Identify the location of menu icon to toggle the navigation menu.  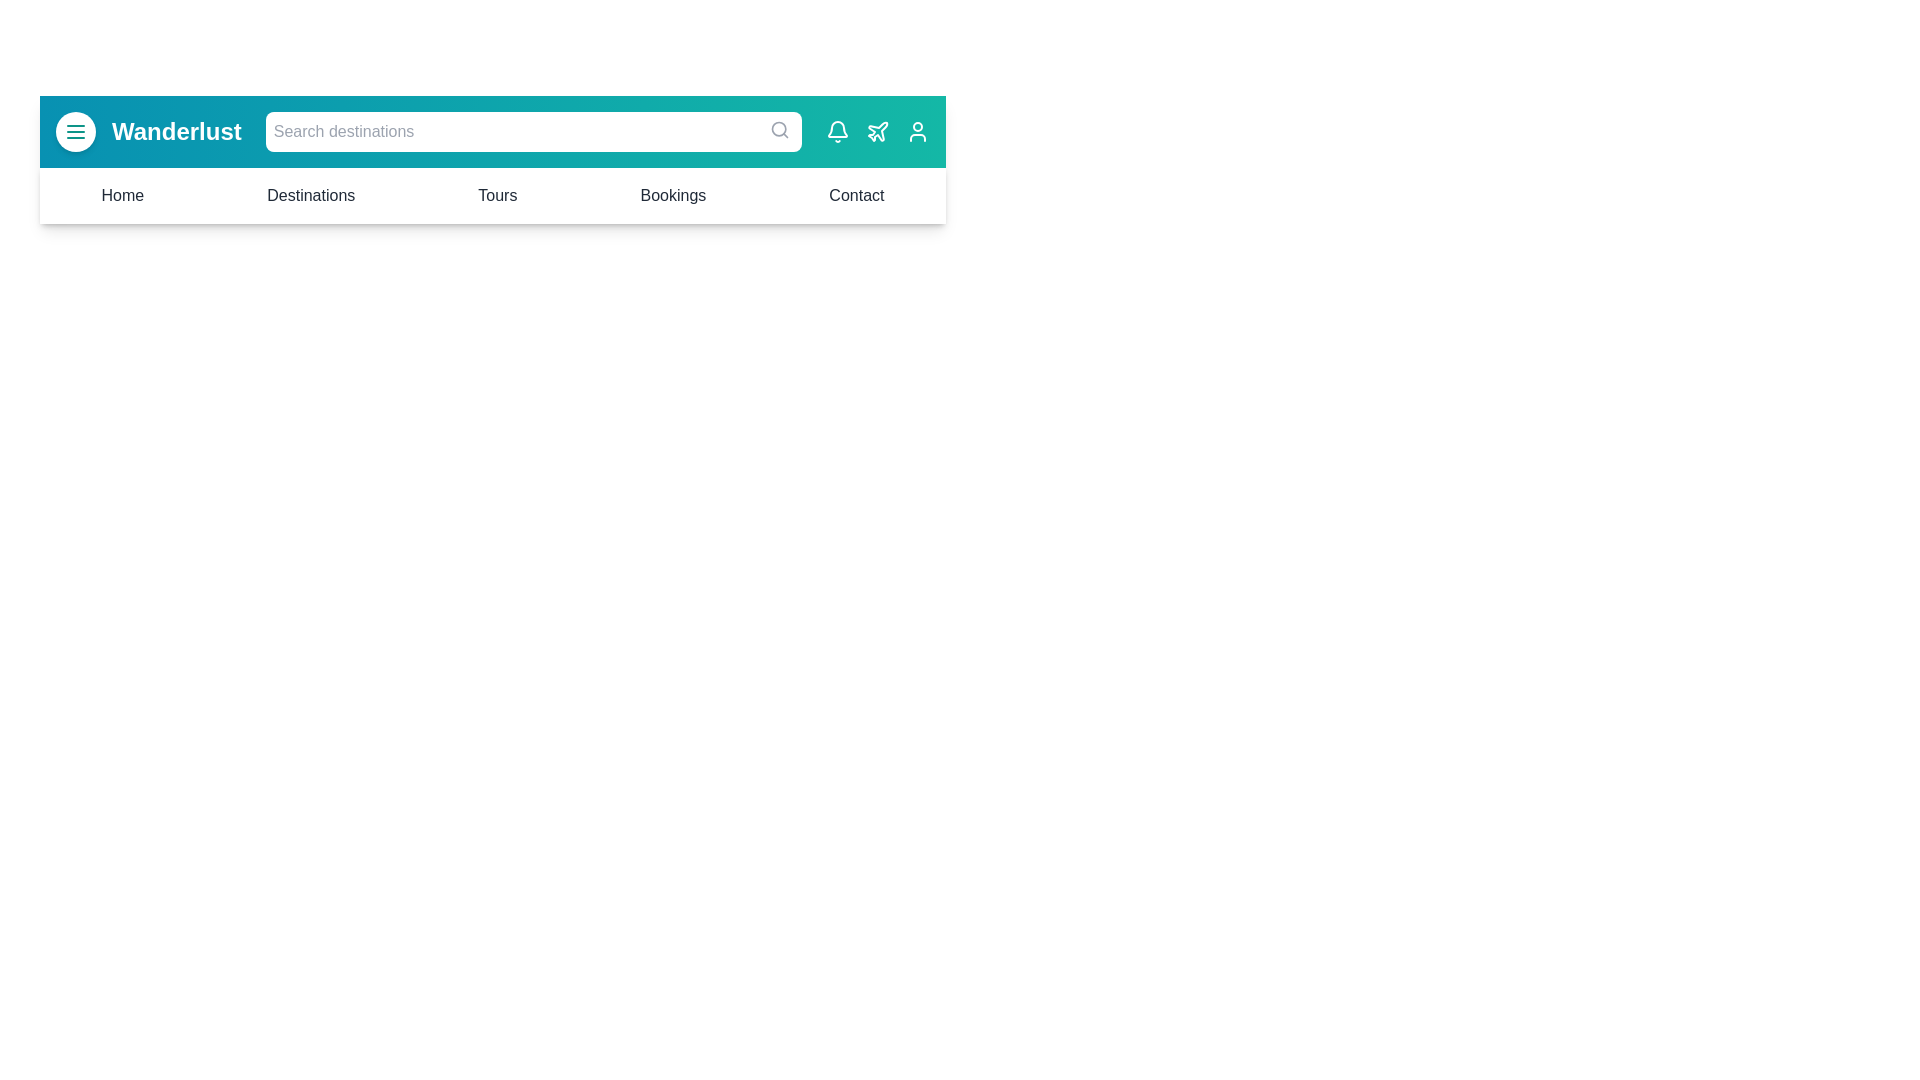
(76, 131).